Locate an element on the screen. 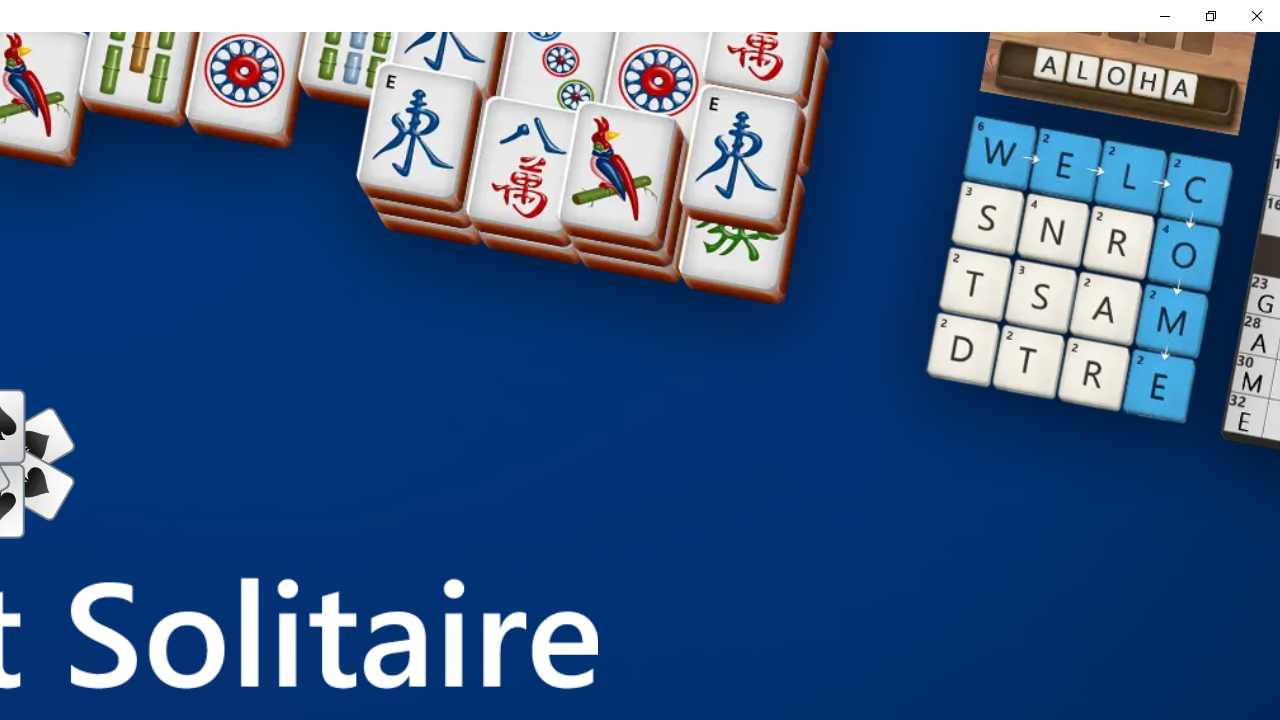 The height and width of the screenshot is (720, 1280). 'Restore Solitaire & Casual Games' is located at coordinates (1209, 15).